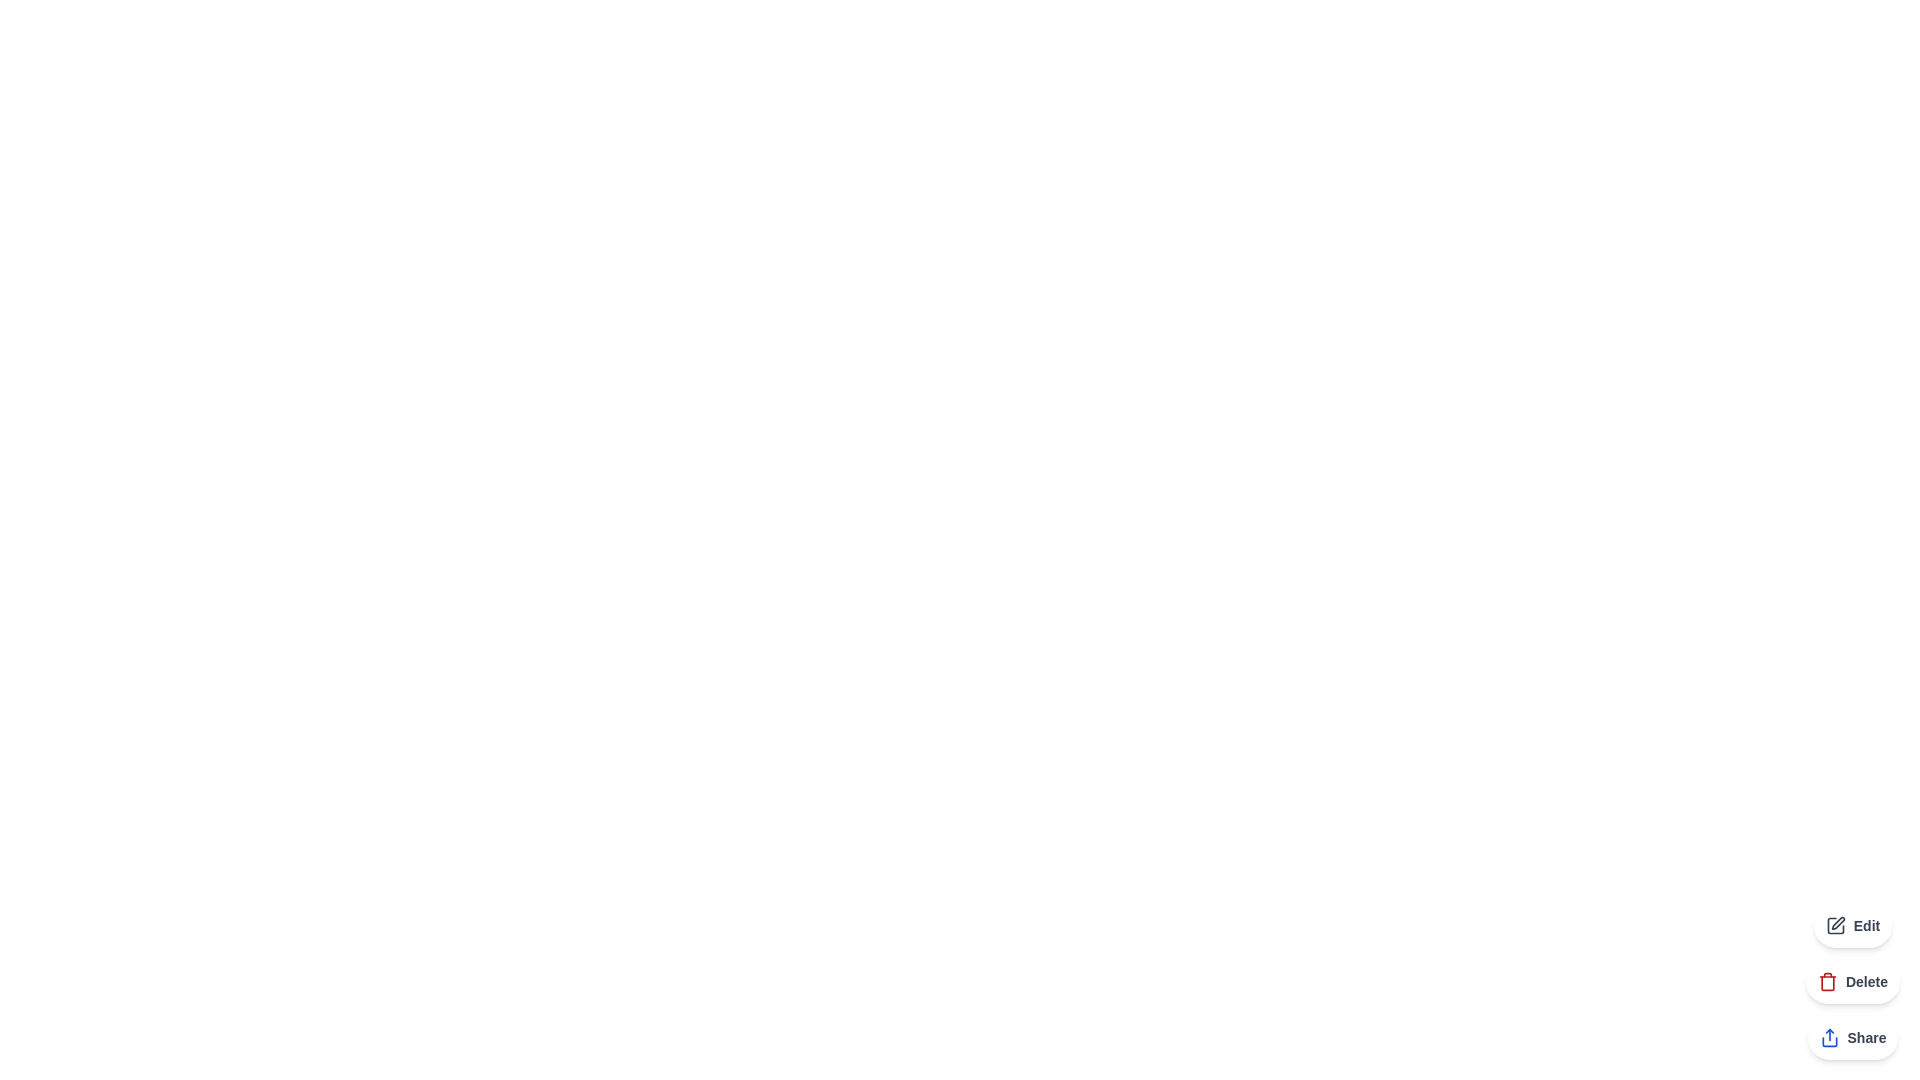 The height and width of the screenshot is (1080, 1920). I want to click on the share button located at the bottom-right corner of the interface, which is the third button in a vertical stack of shareable action buttons, so click(1851, 1036).